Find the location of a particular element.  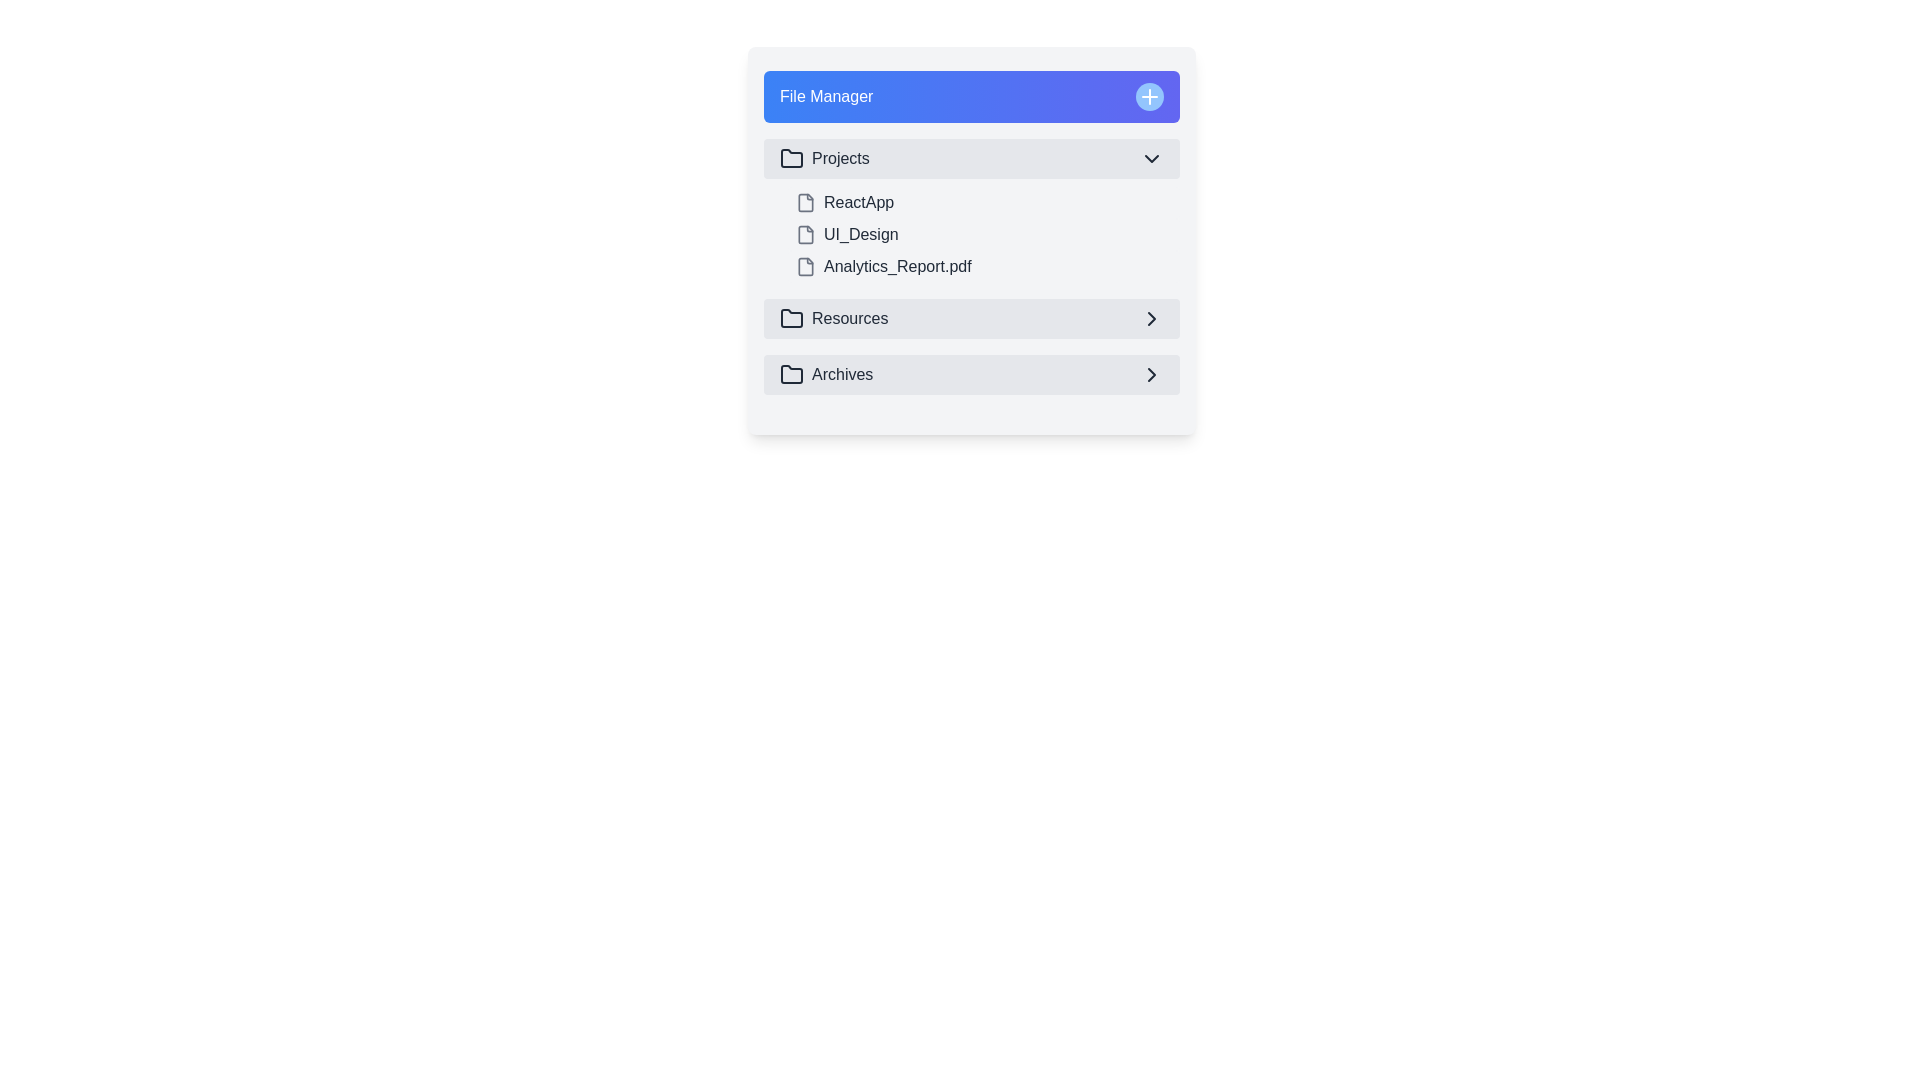

the text label displaying the filename 'Analytics_Report.pdf' is located at coordinates (896, 265).